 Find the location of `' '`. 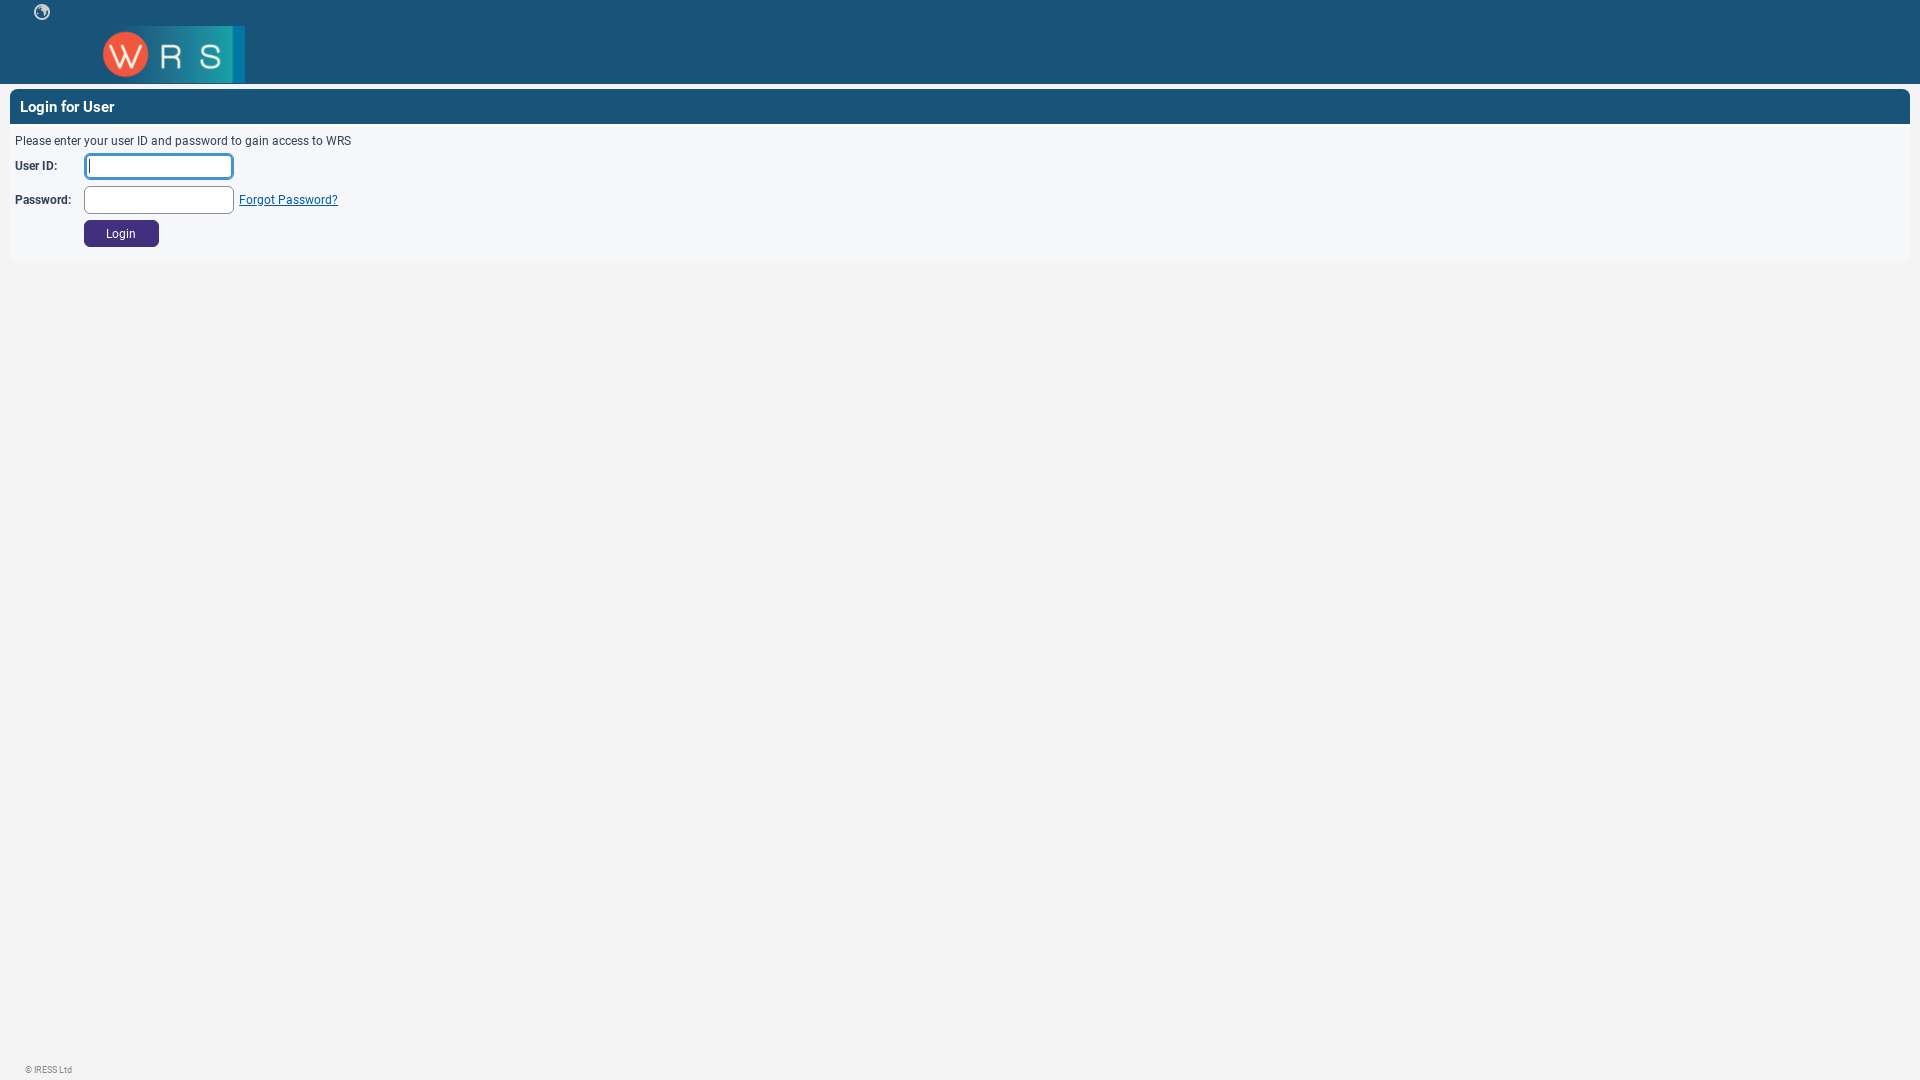

' ' is located at coordinates (41, 11).